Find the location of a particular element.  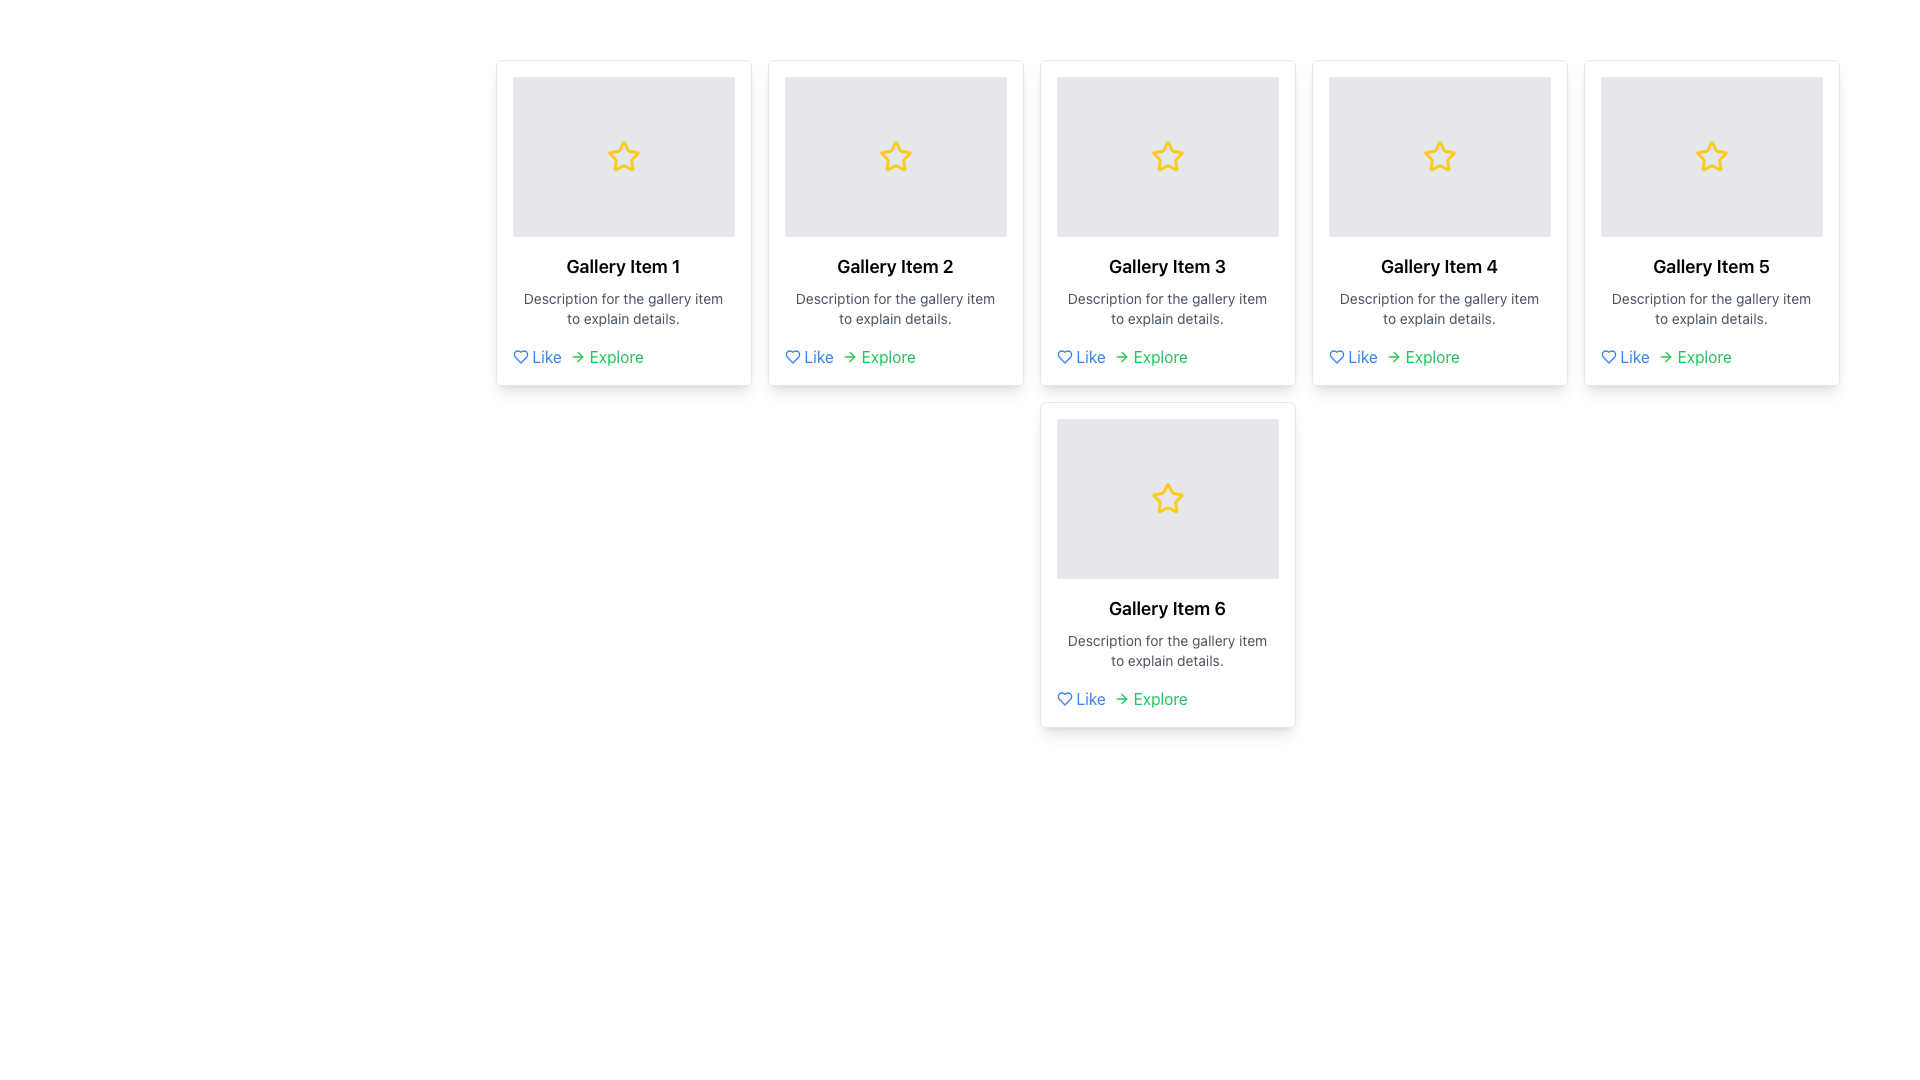

the title text of the second gallery item, which displays the name or title of the gallery content, positioned above the description text and below the image placeholder is located at coordinates (894, 265).